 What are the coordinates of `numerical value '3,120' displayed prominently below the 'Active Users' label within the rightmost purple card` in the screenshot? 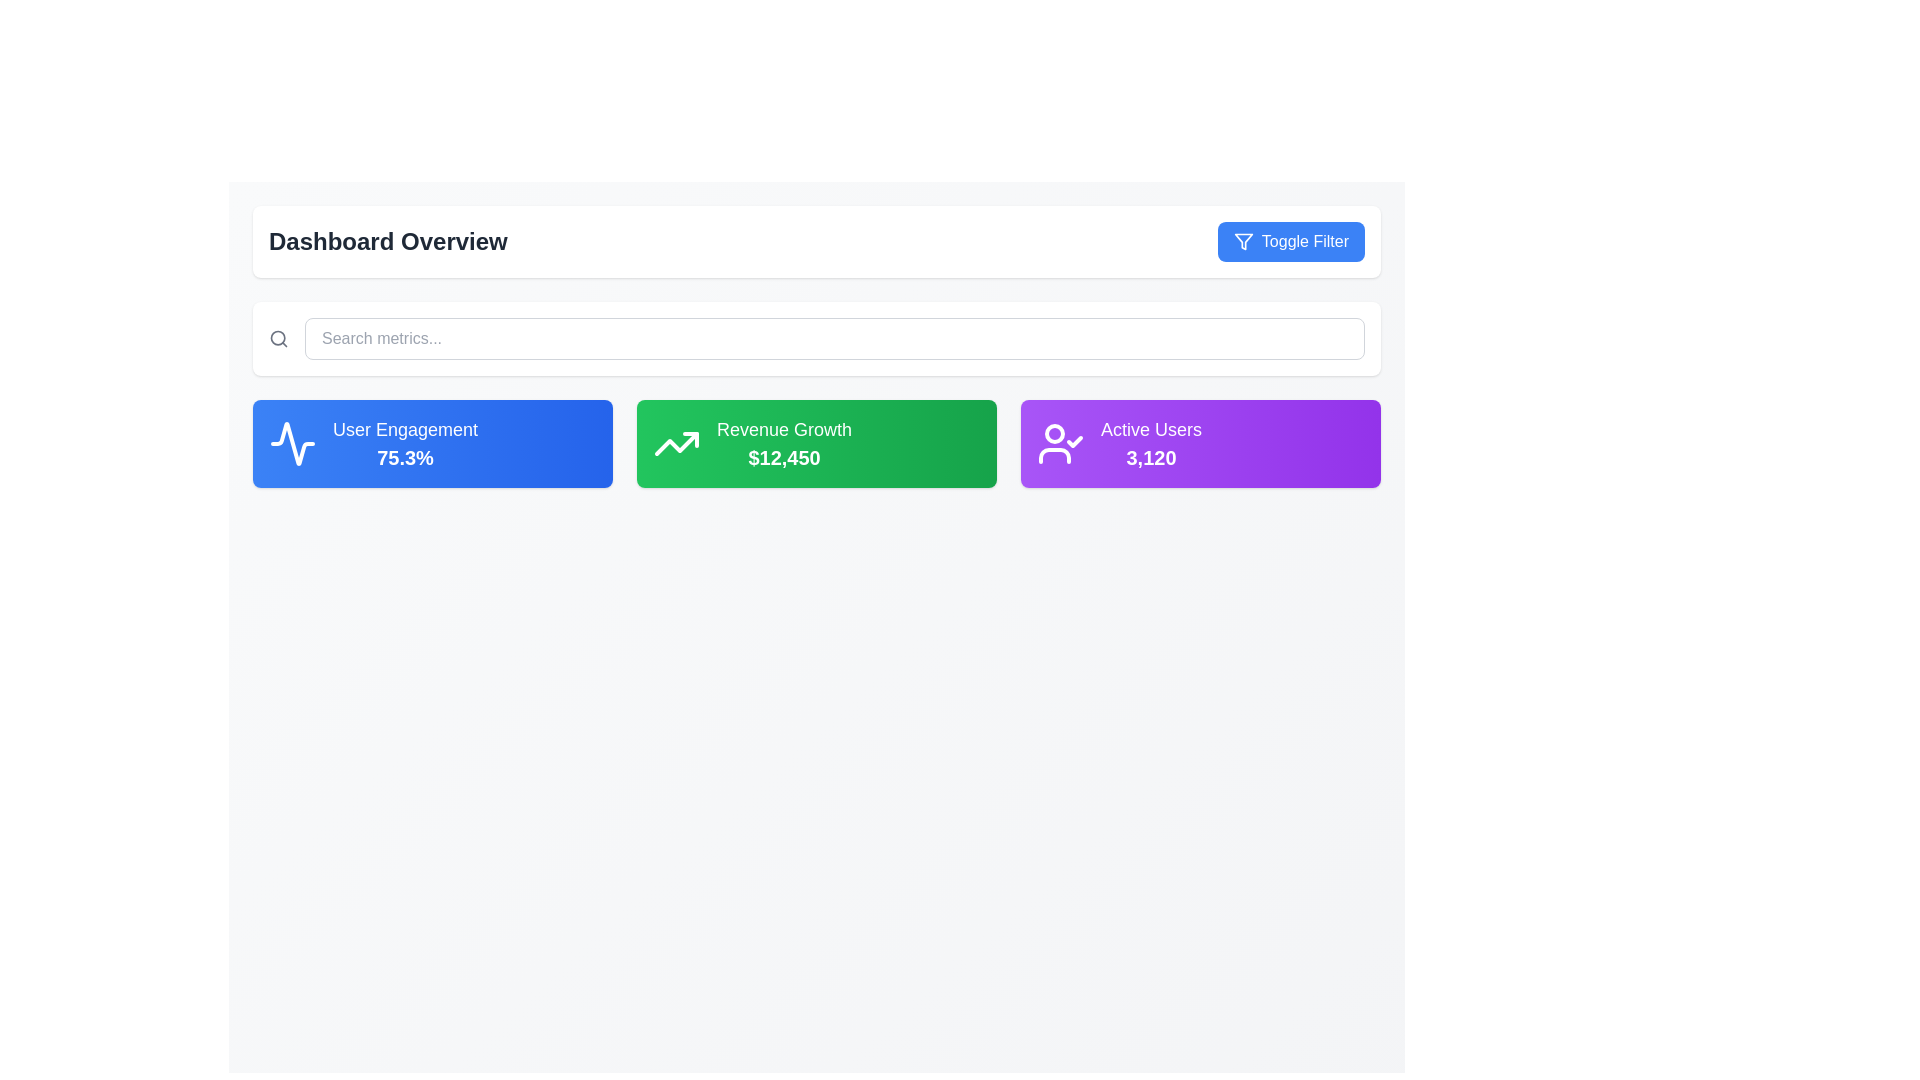 It's located at (1151, 458).